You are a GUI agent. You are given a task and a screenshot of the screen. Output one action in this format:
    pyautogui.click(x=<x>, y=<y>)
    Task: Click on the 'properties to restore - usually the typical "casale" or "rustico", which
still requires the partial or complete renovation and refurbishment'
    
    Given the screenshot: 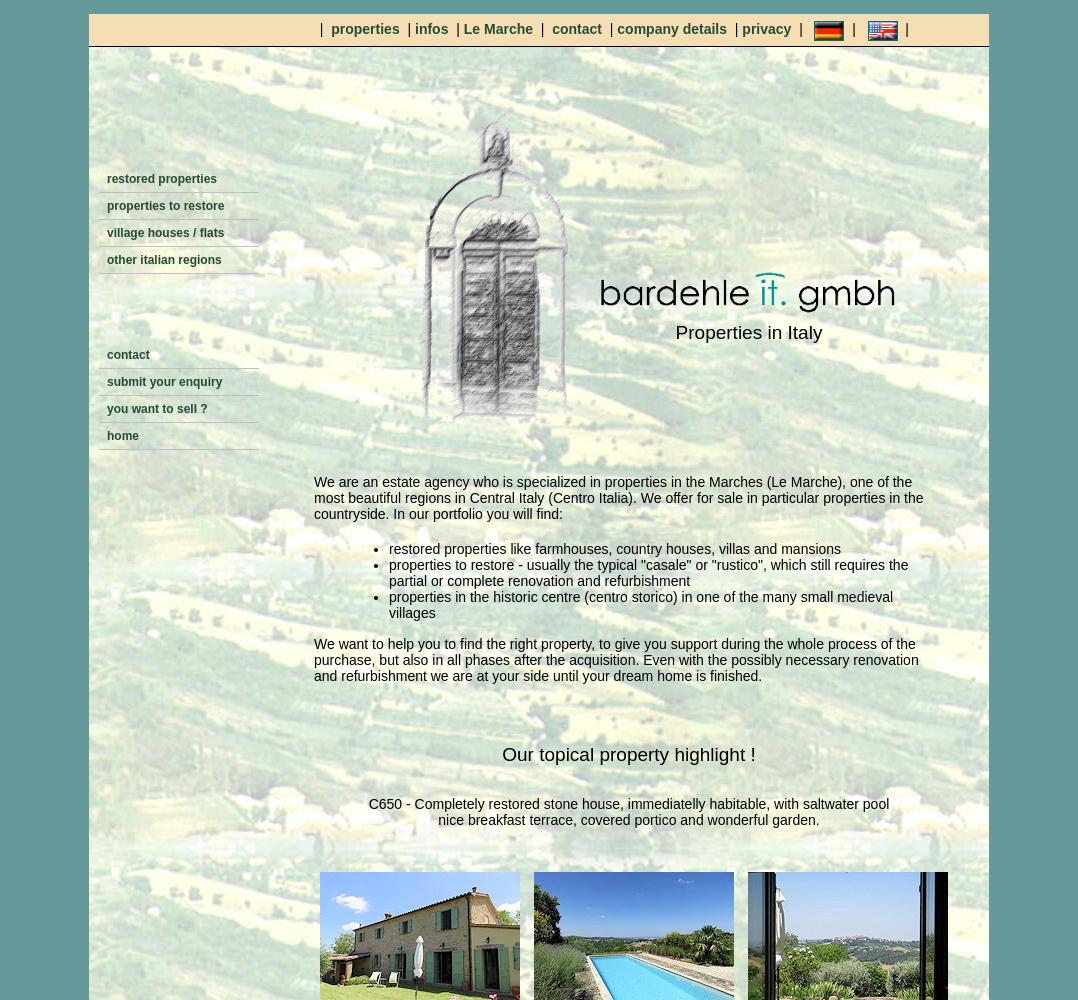 What is the action you would take?
    pyautogui.click(x=647, y=571)
    